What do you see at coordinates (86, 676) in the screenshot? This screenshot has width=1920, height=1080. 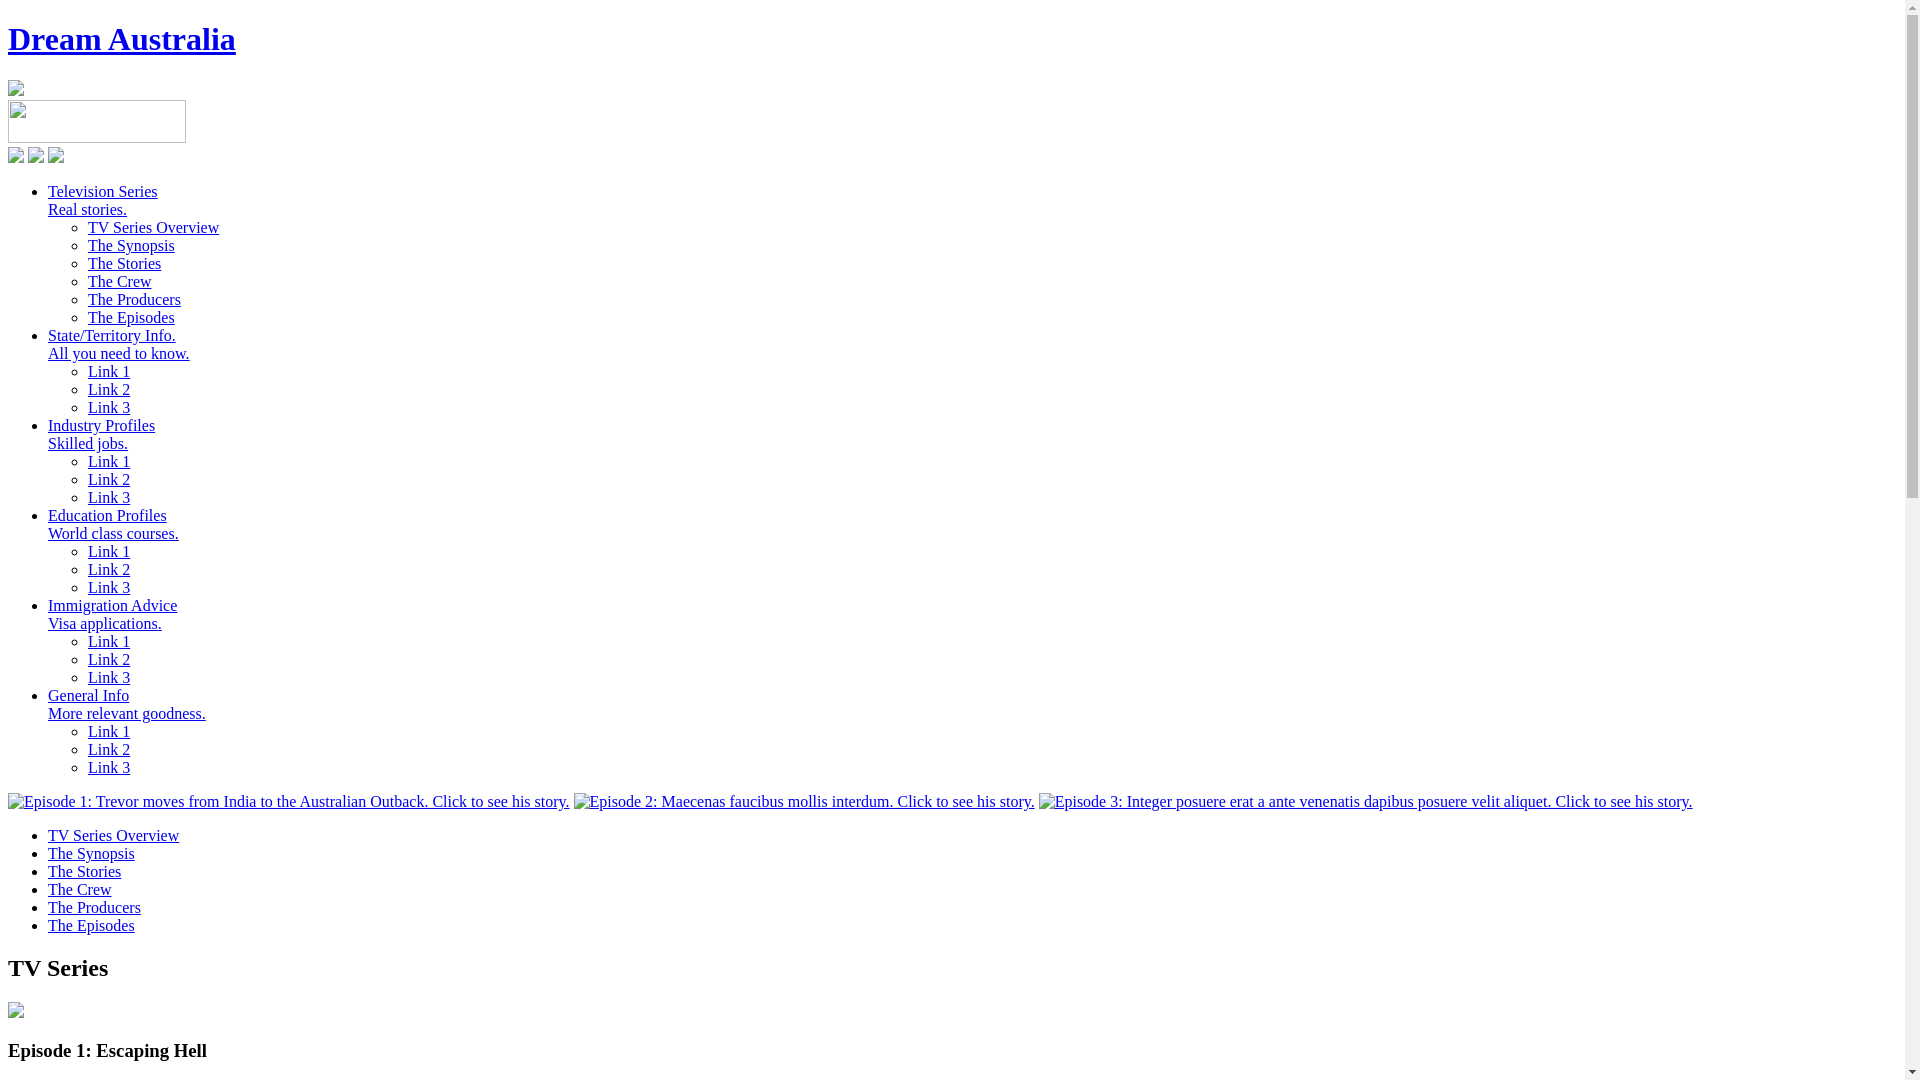 I see `'Link 3'` at bounding box center [86, 676].